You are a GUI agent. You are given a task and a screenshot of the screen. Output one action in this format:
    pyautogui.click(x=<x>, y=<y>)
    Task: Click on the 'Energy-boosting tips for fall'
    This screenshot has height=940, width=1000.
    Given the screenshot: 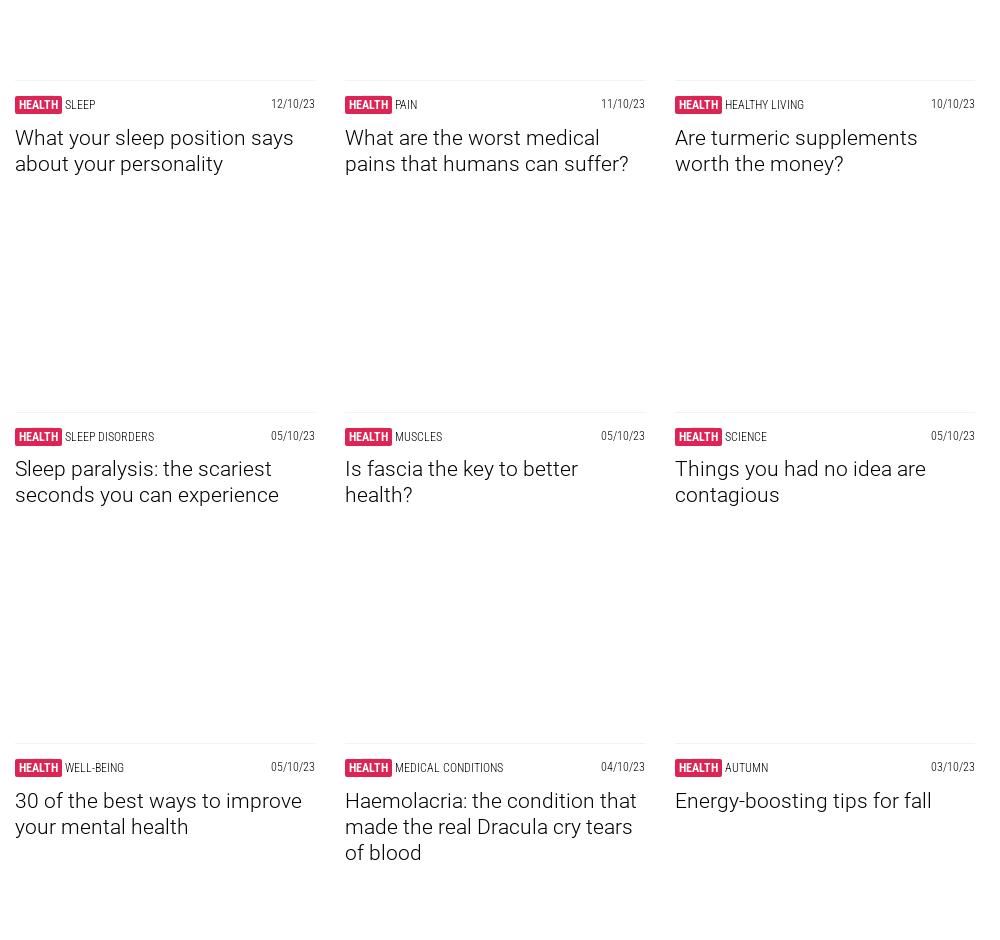 What is the action you would take?
    pyautogui.click(x=803, y=800)
    